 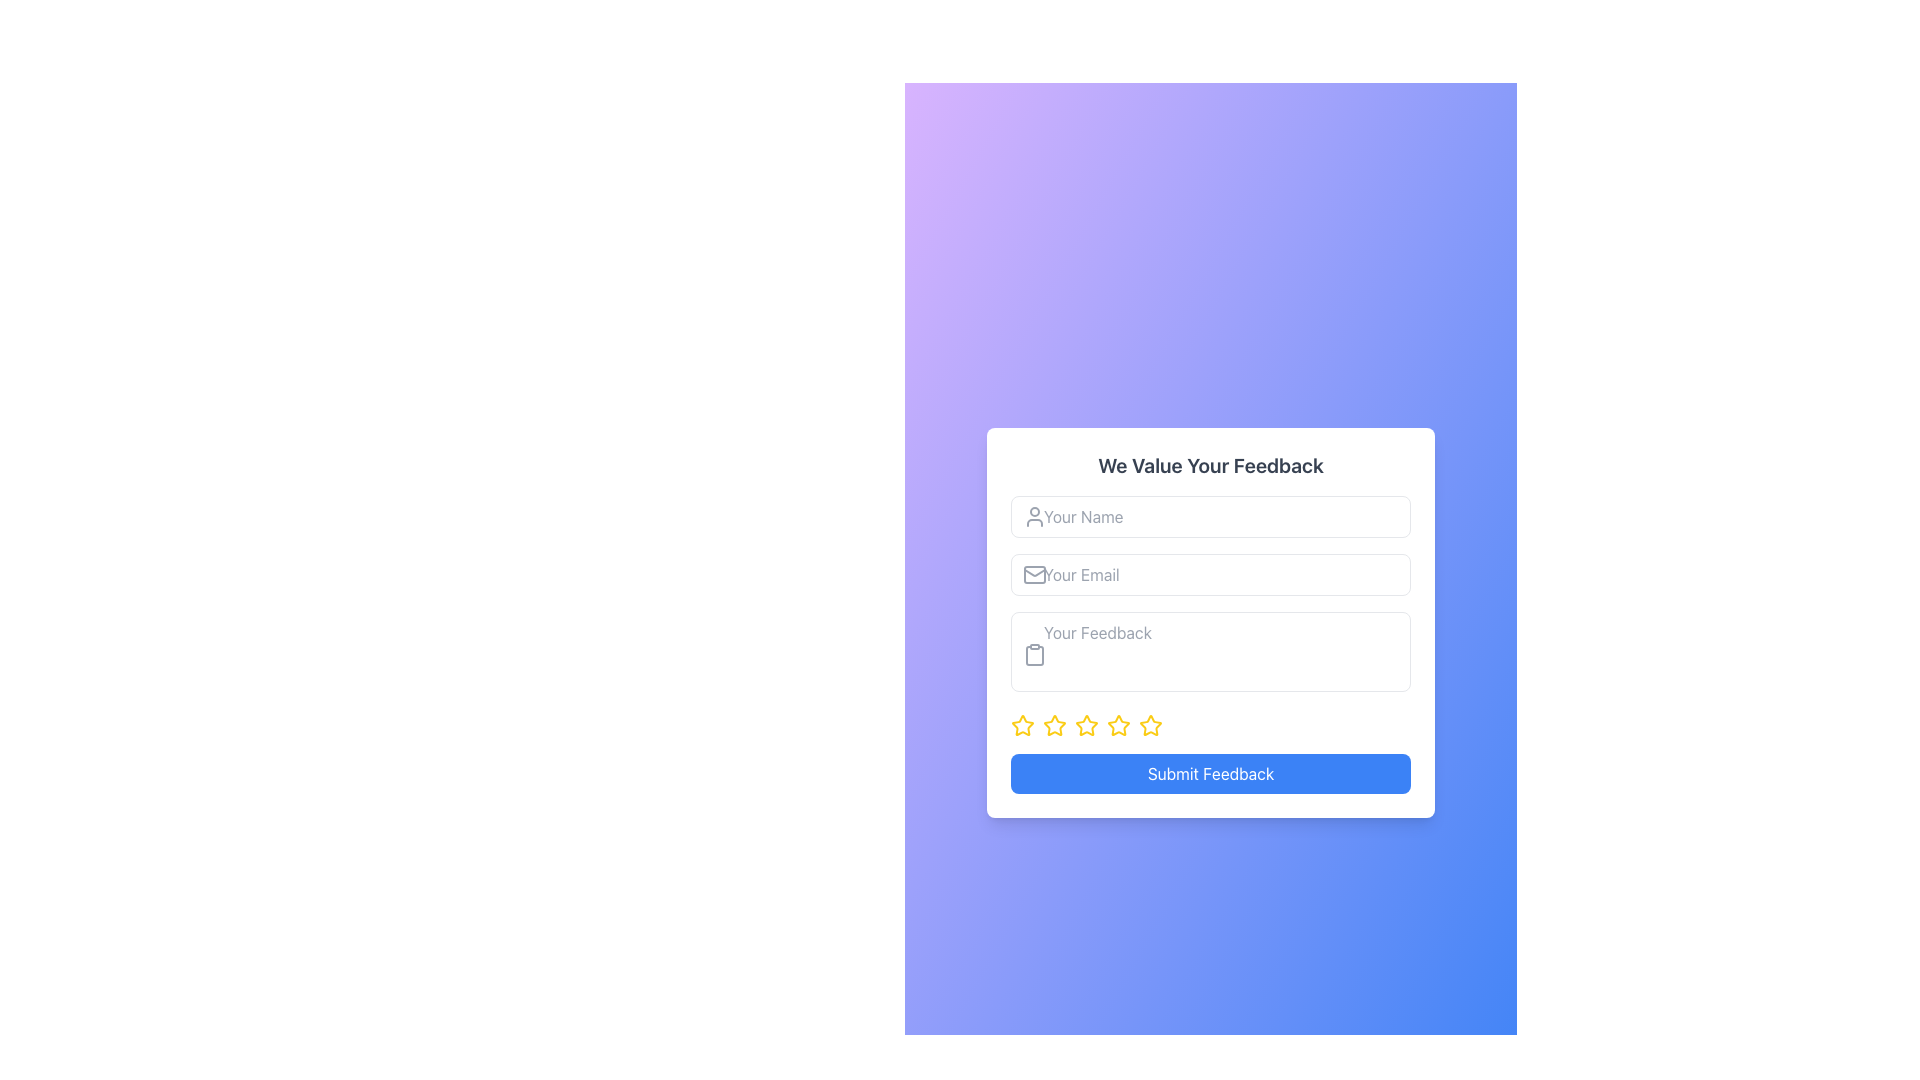 What do you see at coordinates (1022, 725) in the screenshot?
I see `the first star in the rating system` at bounding box center [1022, 725].